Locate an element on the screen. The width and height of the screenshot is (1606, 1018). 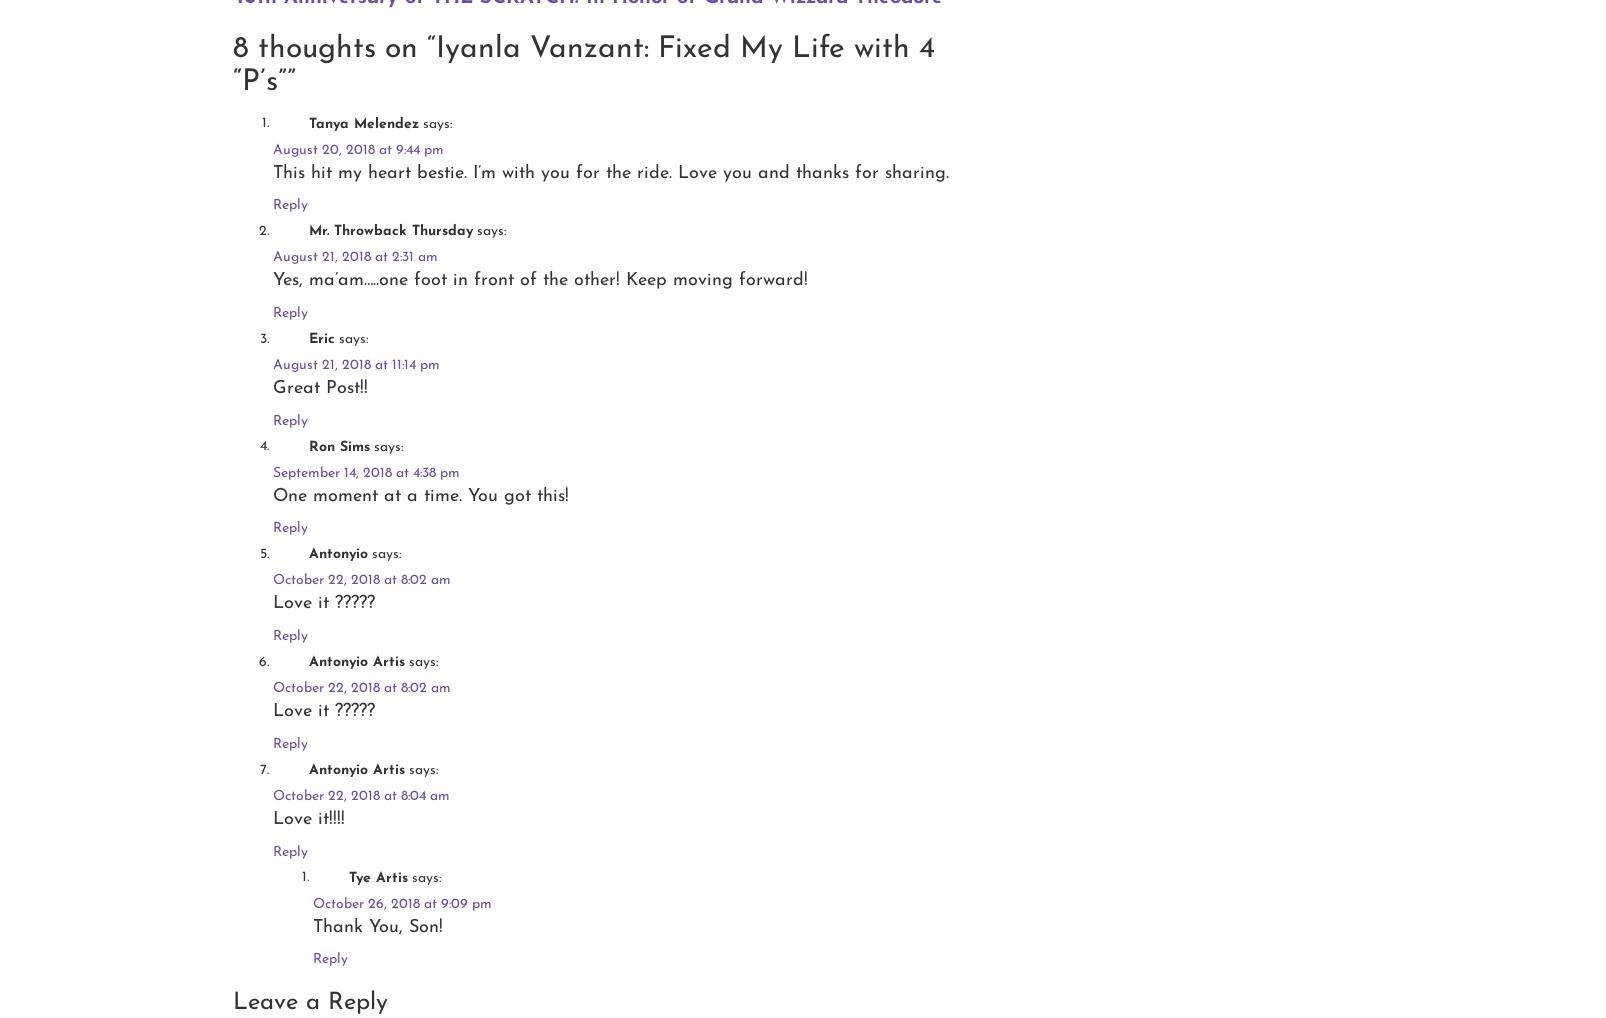
'Mr. Throwback Thursday' is located at coordinates (390, 230).